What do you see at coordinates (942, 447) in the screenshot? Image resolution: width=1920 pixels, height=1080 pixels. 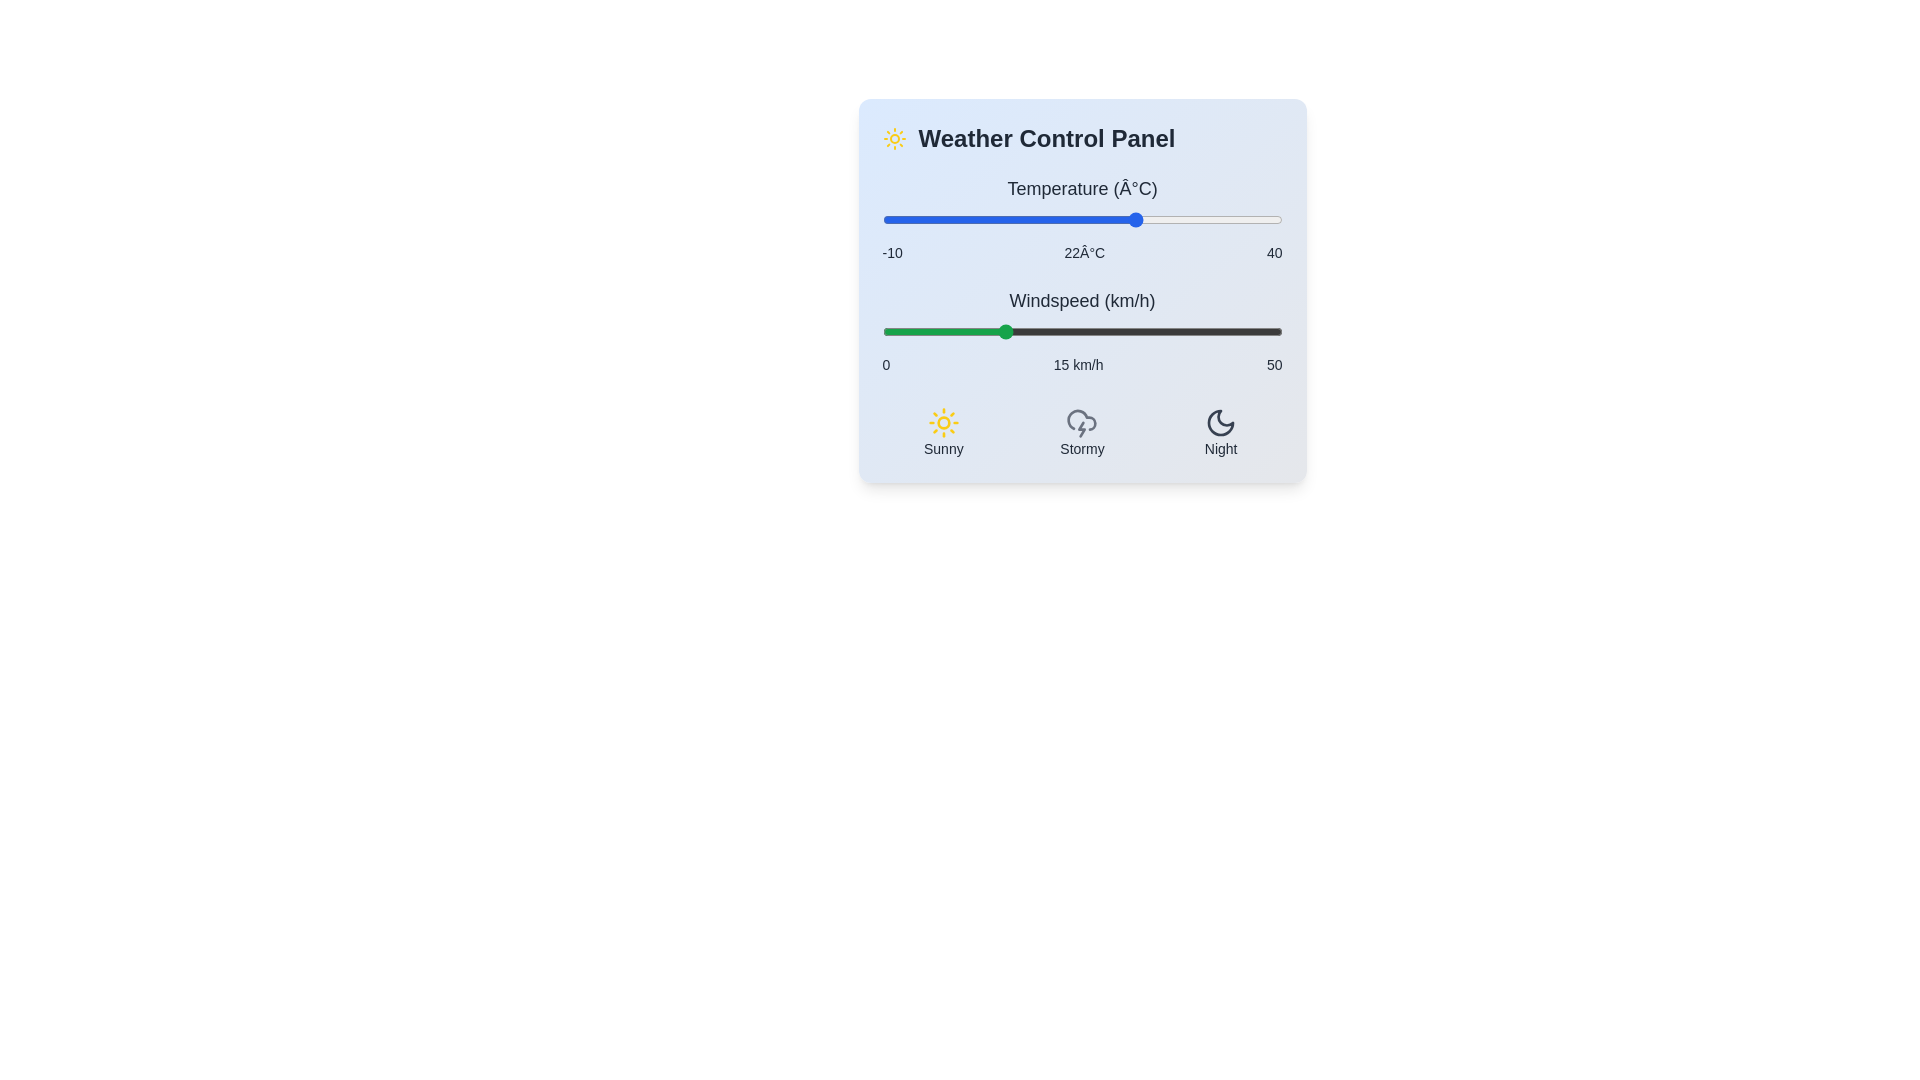 I see `the text 'Sunny' located in the 'Weather Control Panel' interface, positioned under the sun icon at the bottom left of the panel` at bounding box center [942, 447].